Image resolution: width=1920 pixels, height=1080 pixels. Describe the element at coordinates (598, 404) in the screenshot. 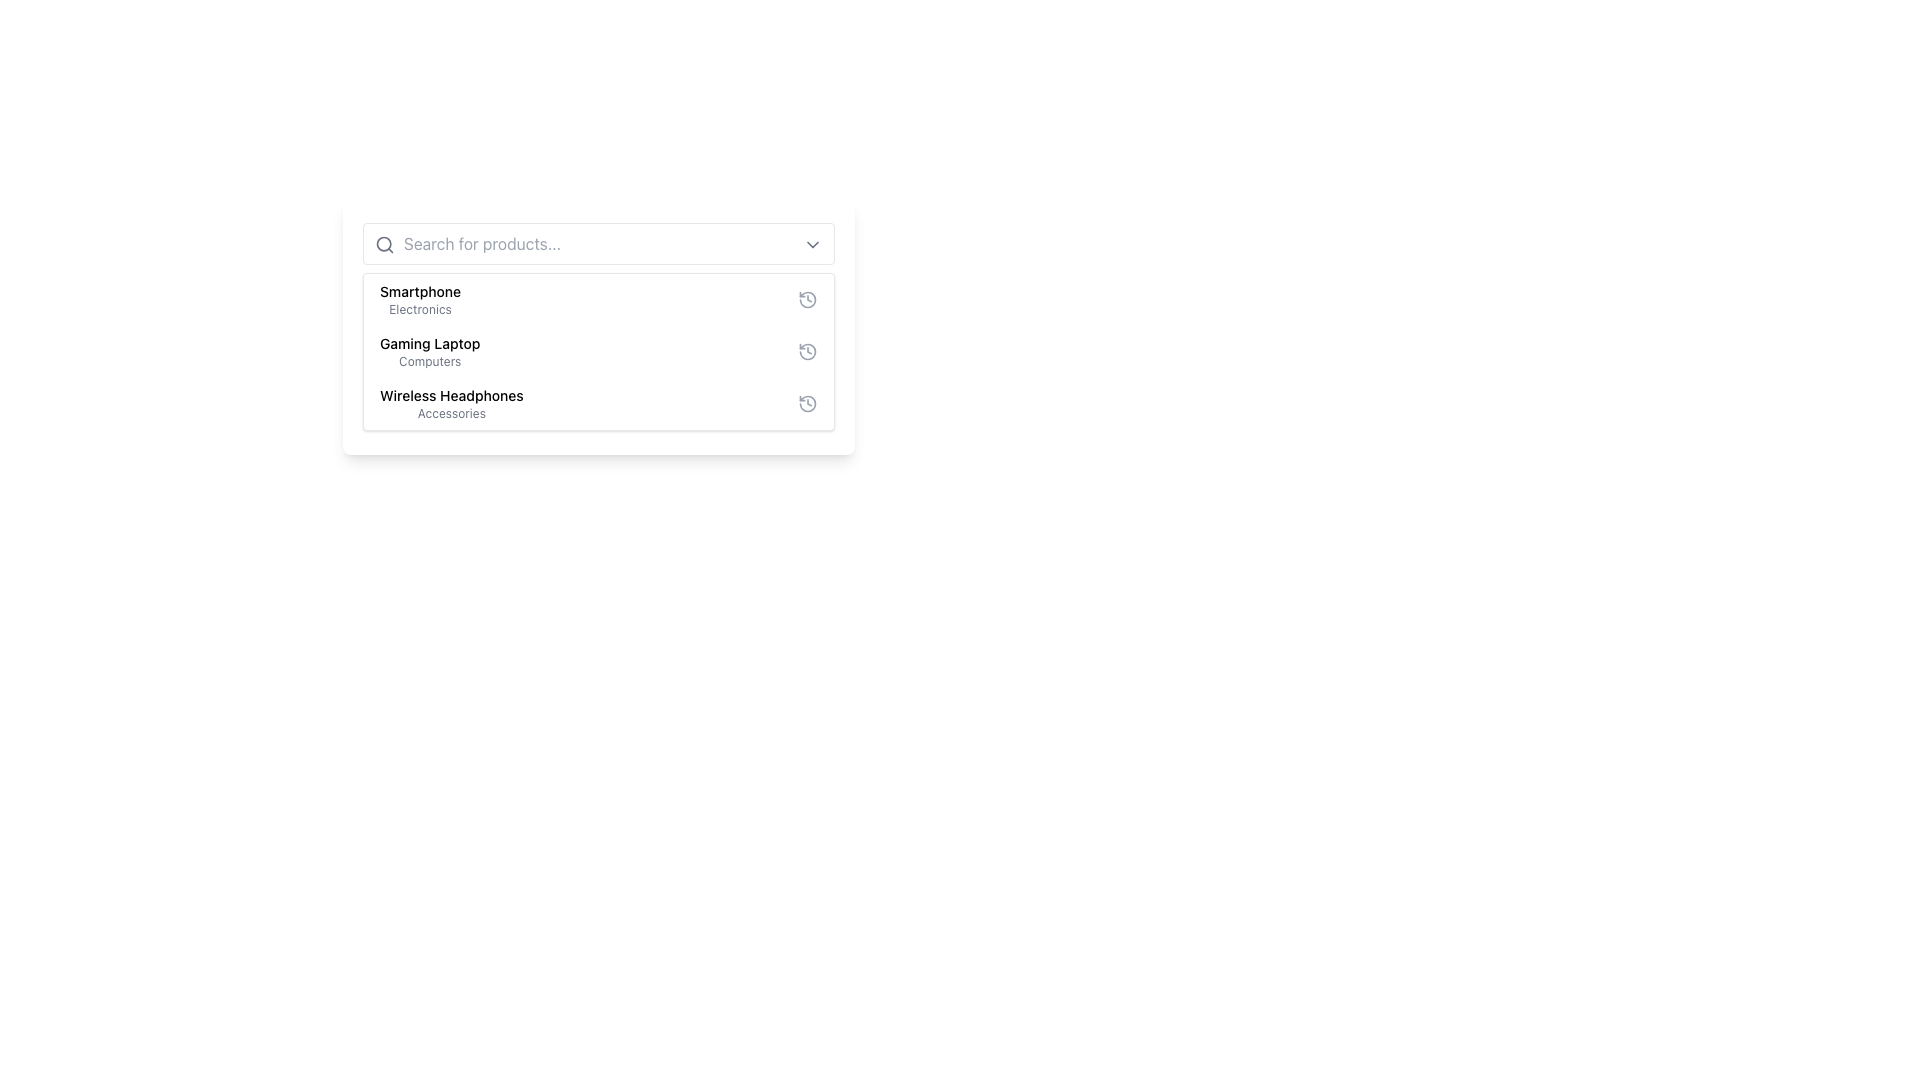

I see `the selectable list item for 'Wireless Headphones' in the dropdown menu, which is the third entry in the list` at that location.